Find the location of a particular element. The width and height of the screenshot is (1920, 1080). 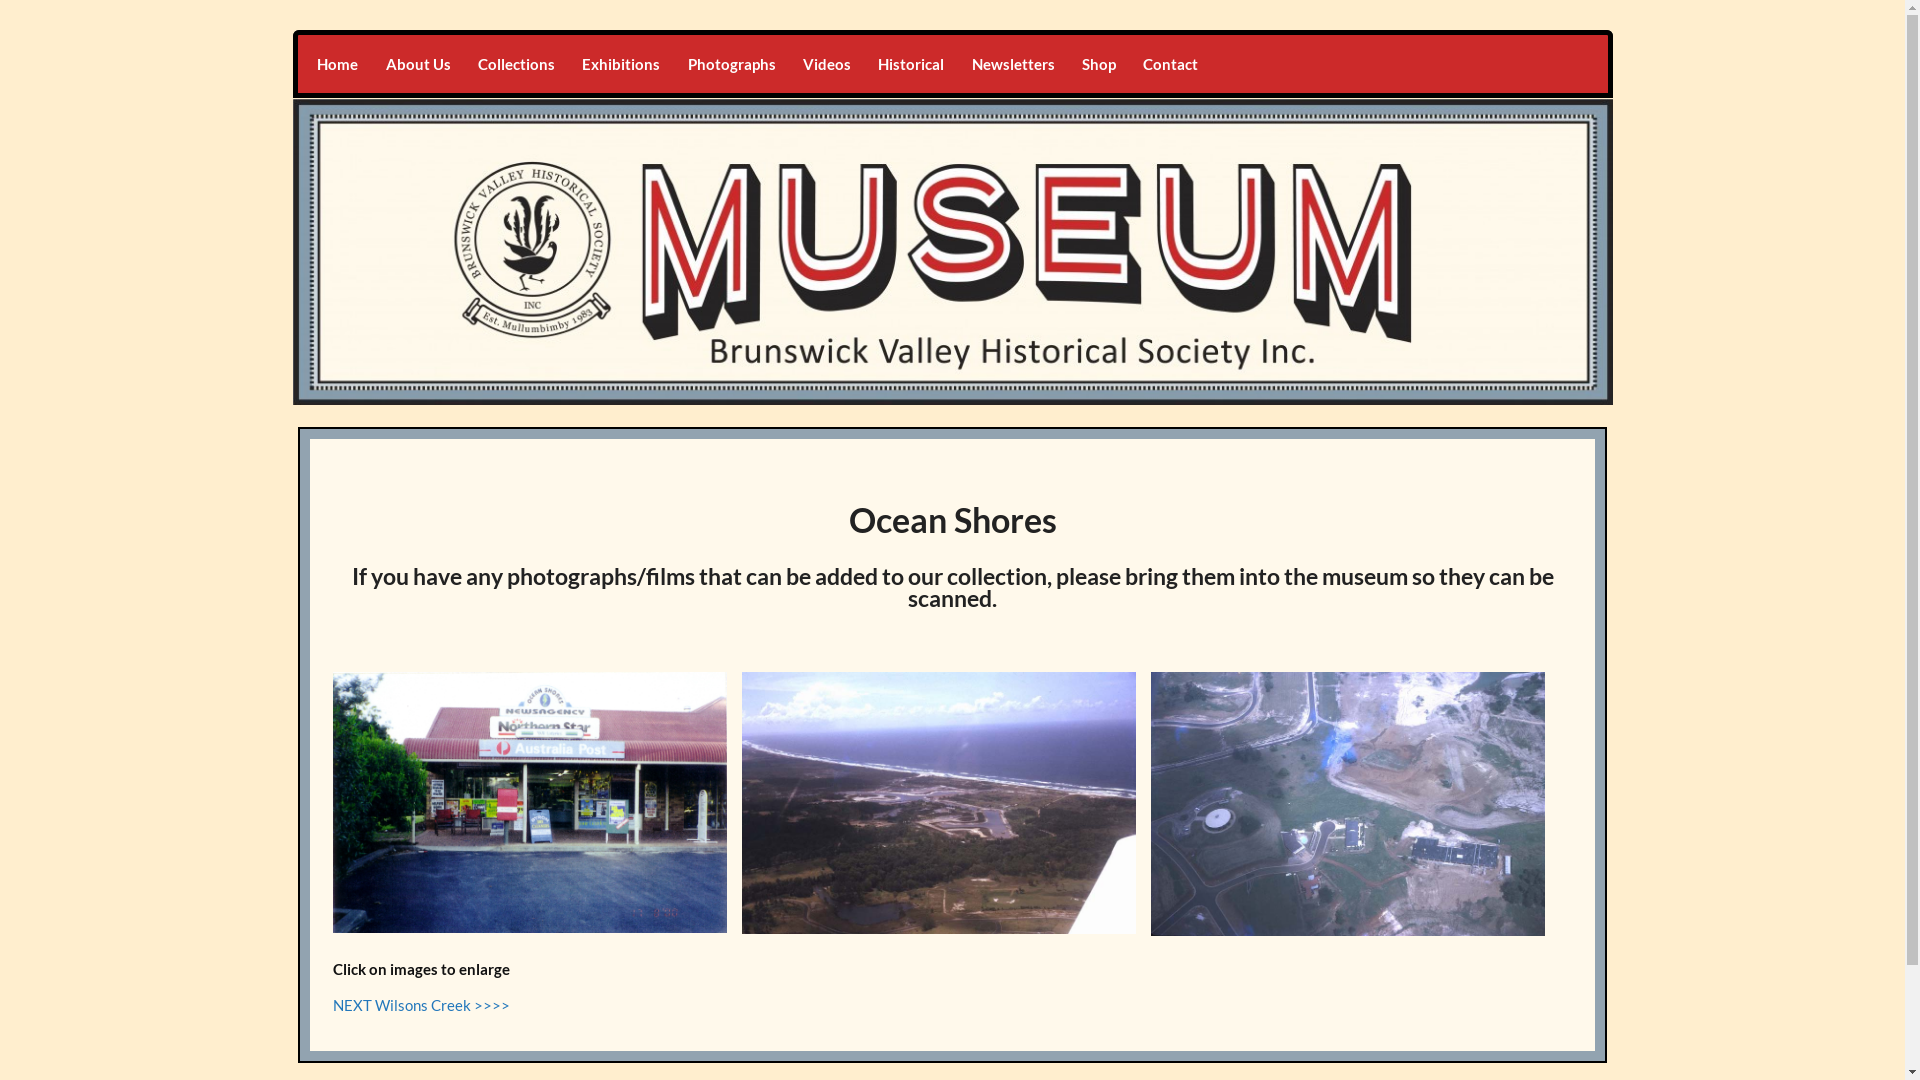

'About Us' is located at coordinates (372, 63).